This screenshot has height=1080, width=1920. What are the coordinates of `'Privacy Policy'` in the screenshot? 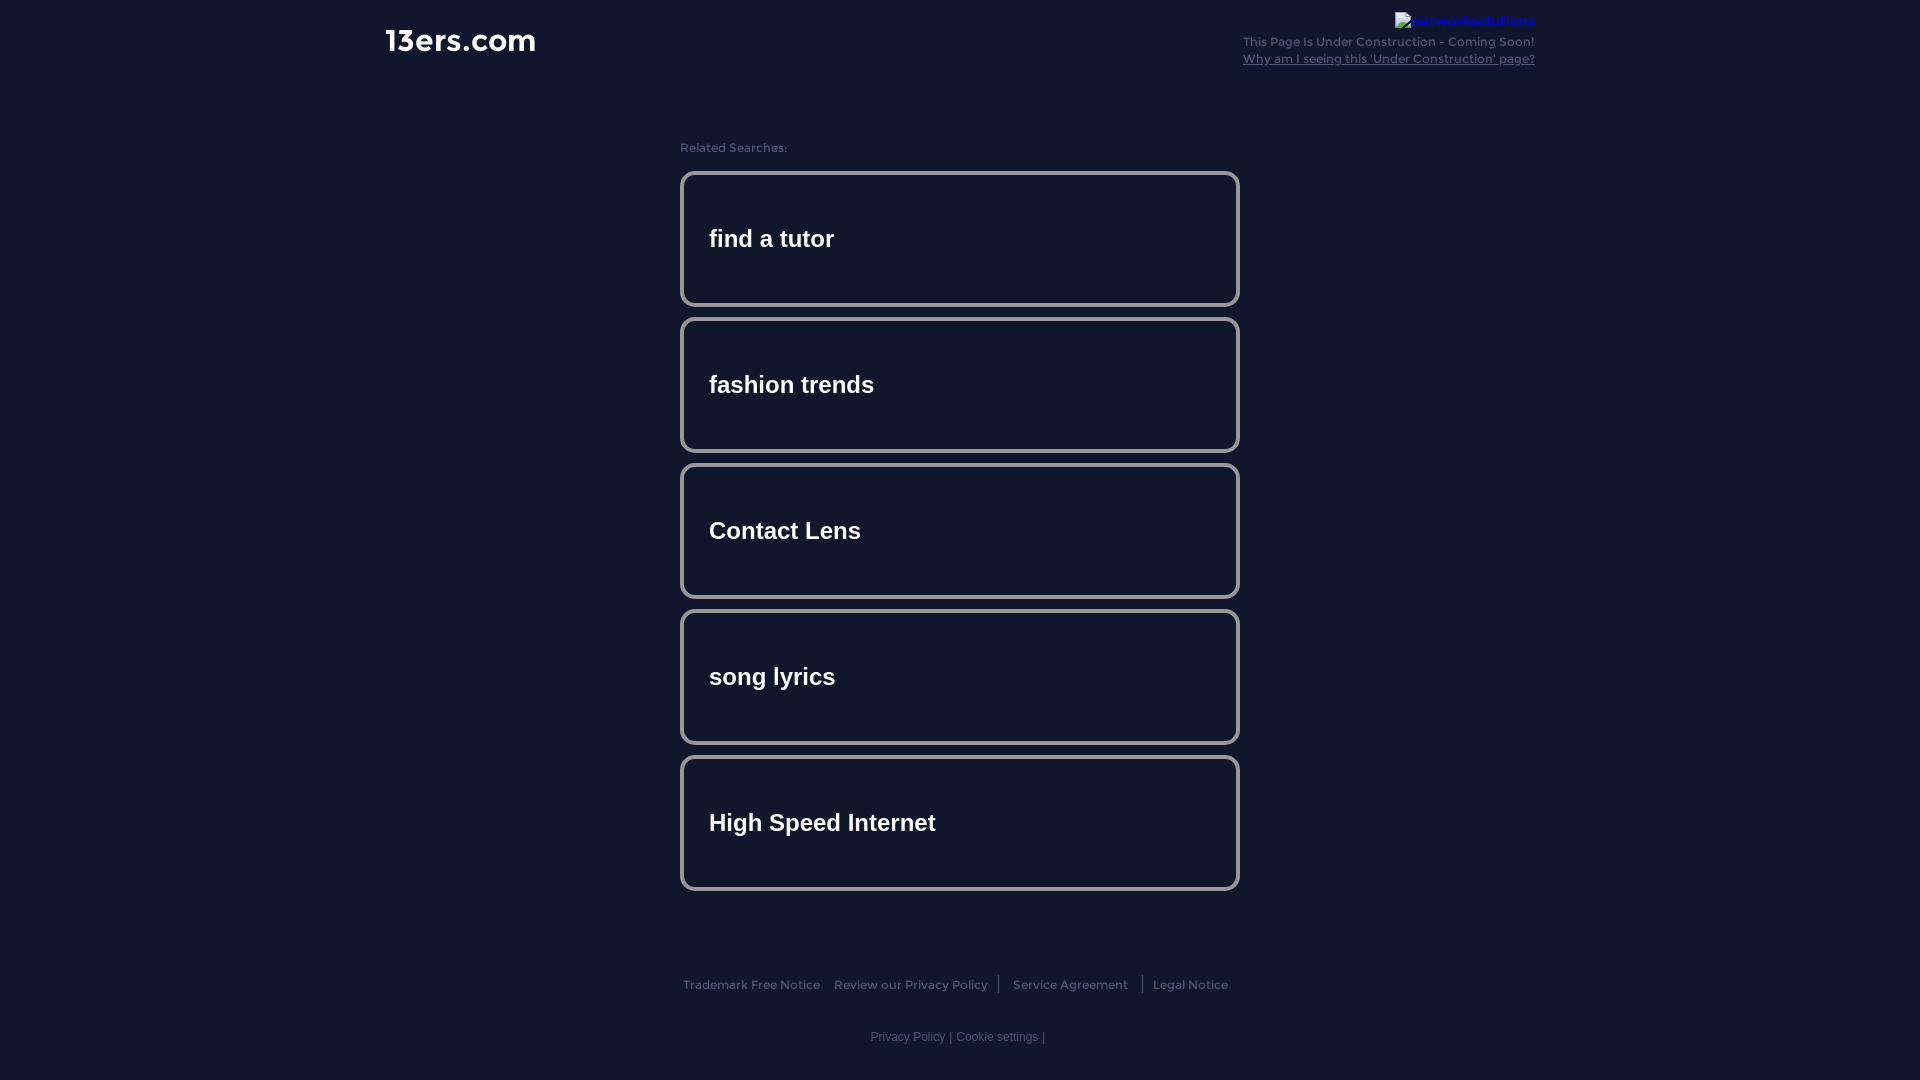 It's located at (869, 1036).